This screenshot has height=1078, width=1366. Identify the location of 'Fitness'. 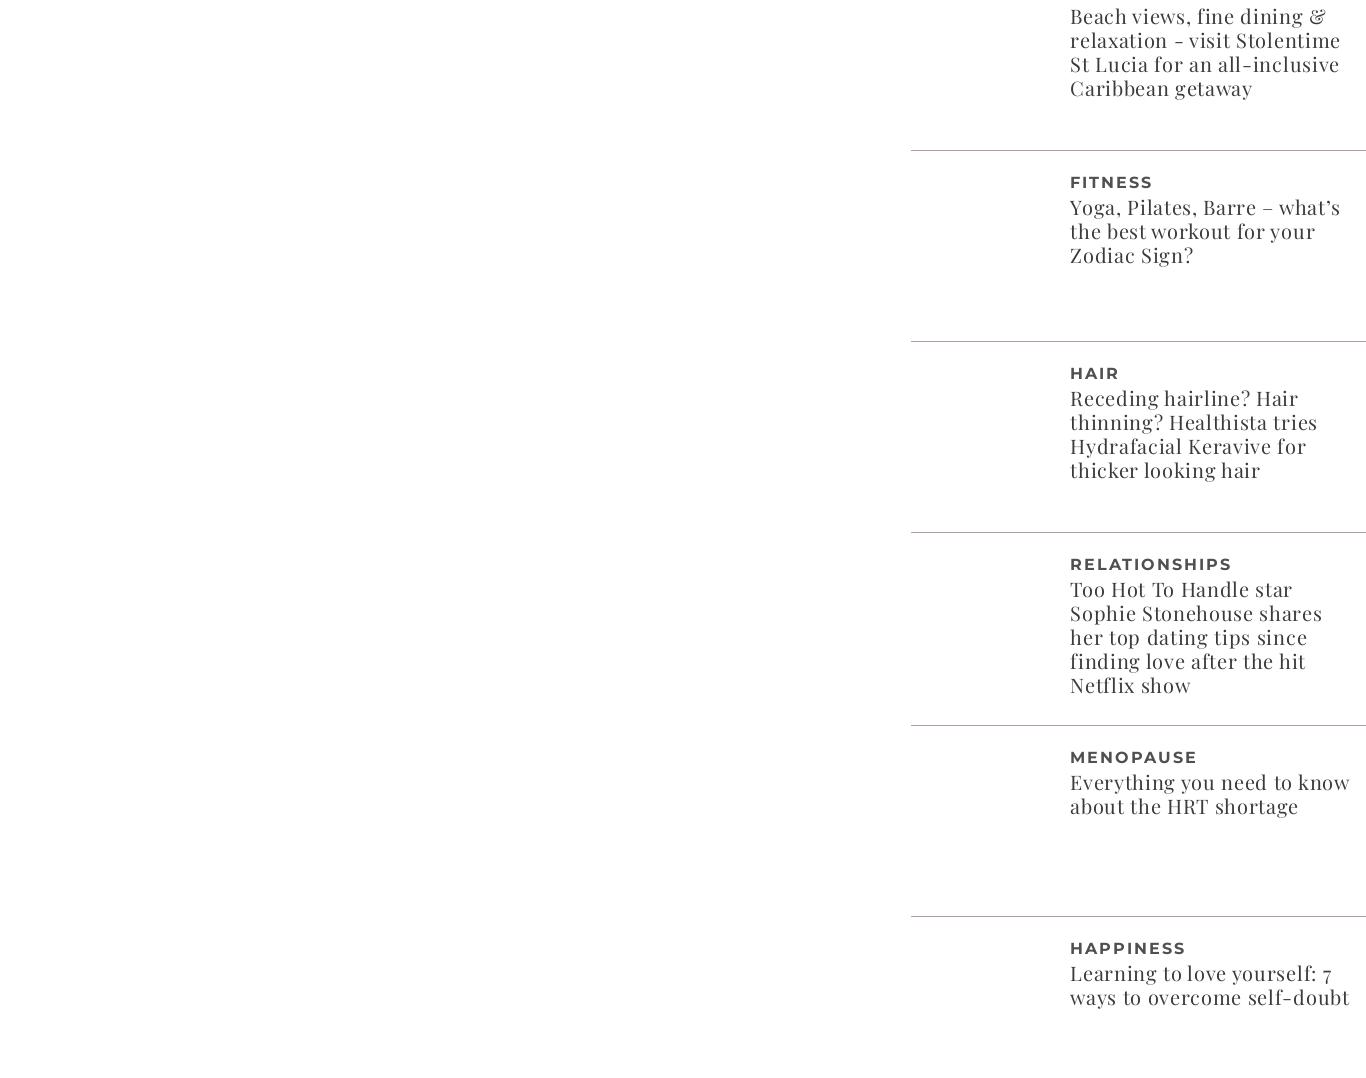
(1110, 180).